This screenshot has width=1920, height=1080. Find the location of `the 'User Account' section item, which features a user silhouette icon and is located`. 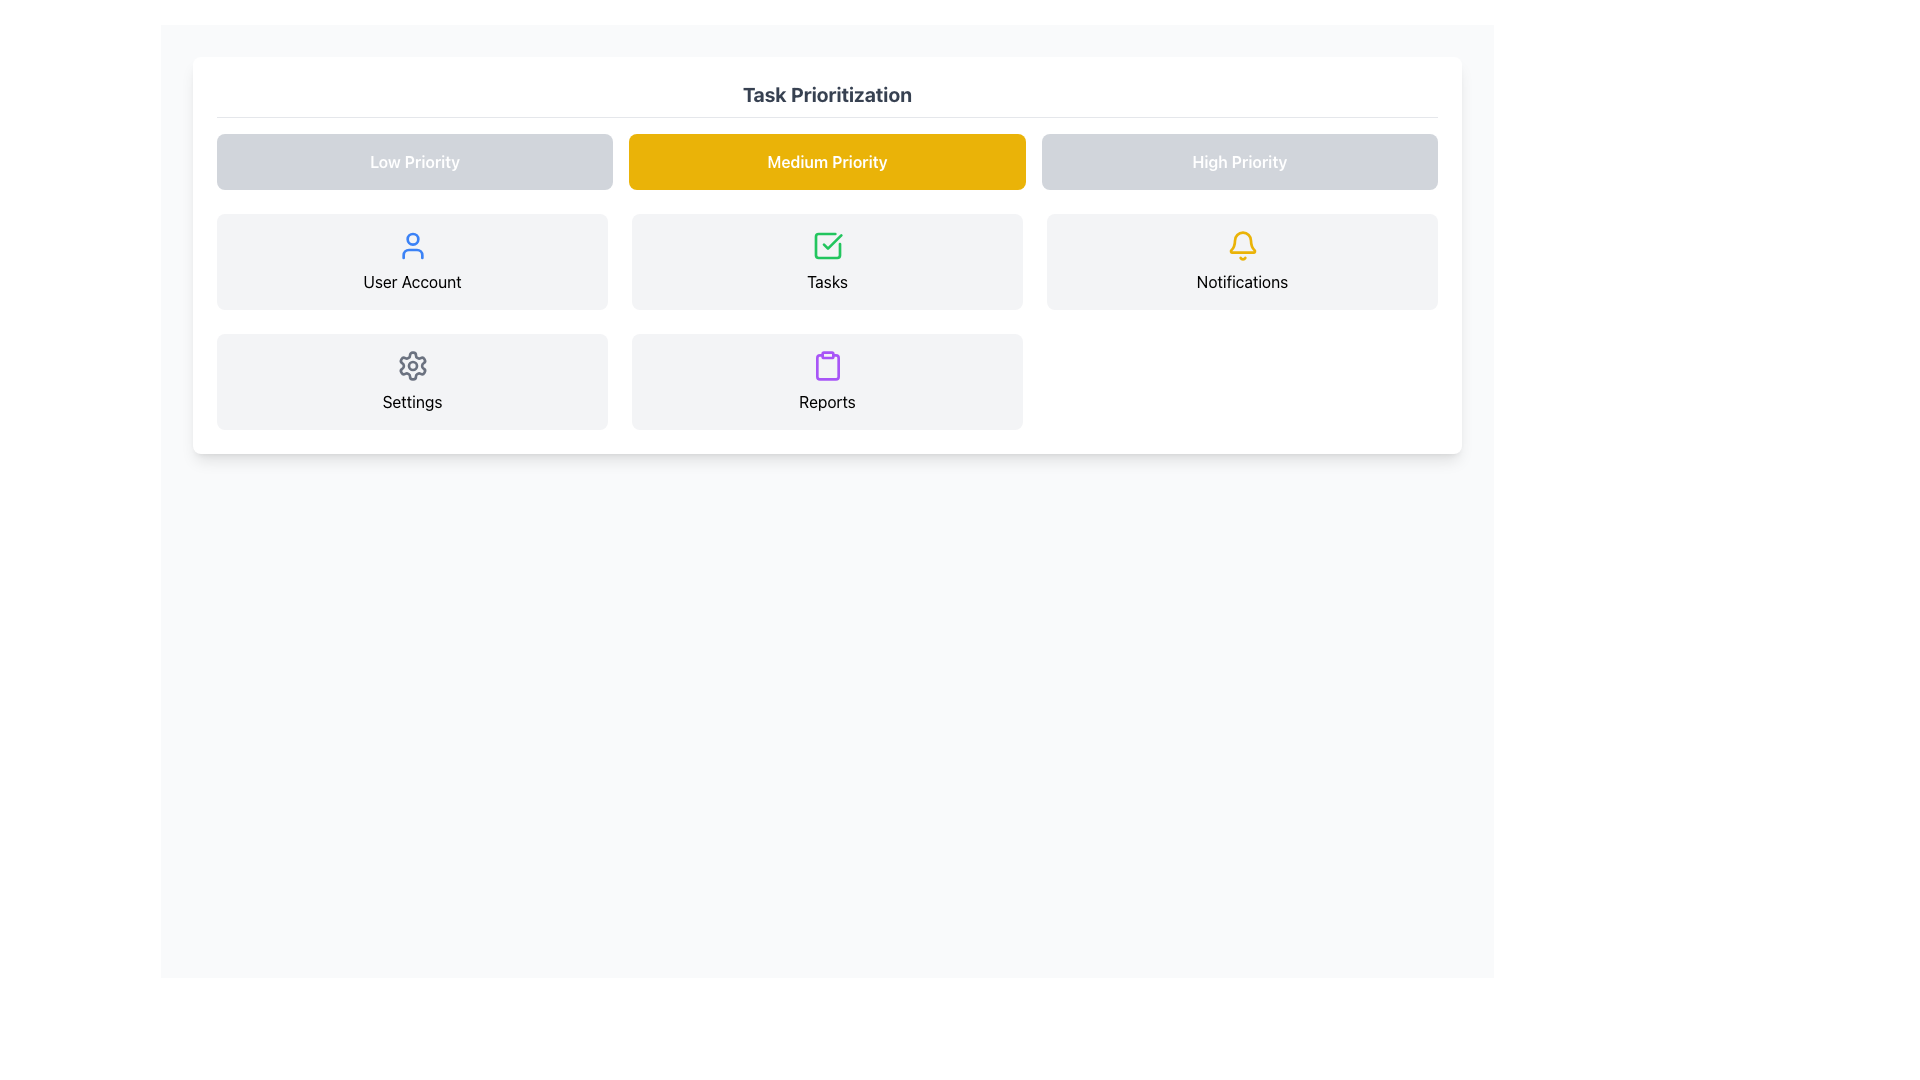

the 'User Account' section item, which features a user silhouette icon and is located is located at coordinates (411, 261).